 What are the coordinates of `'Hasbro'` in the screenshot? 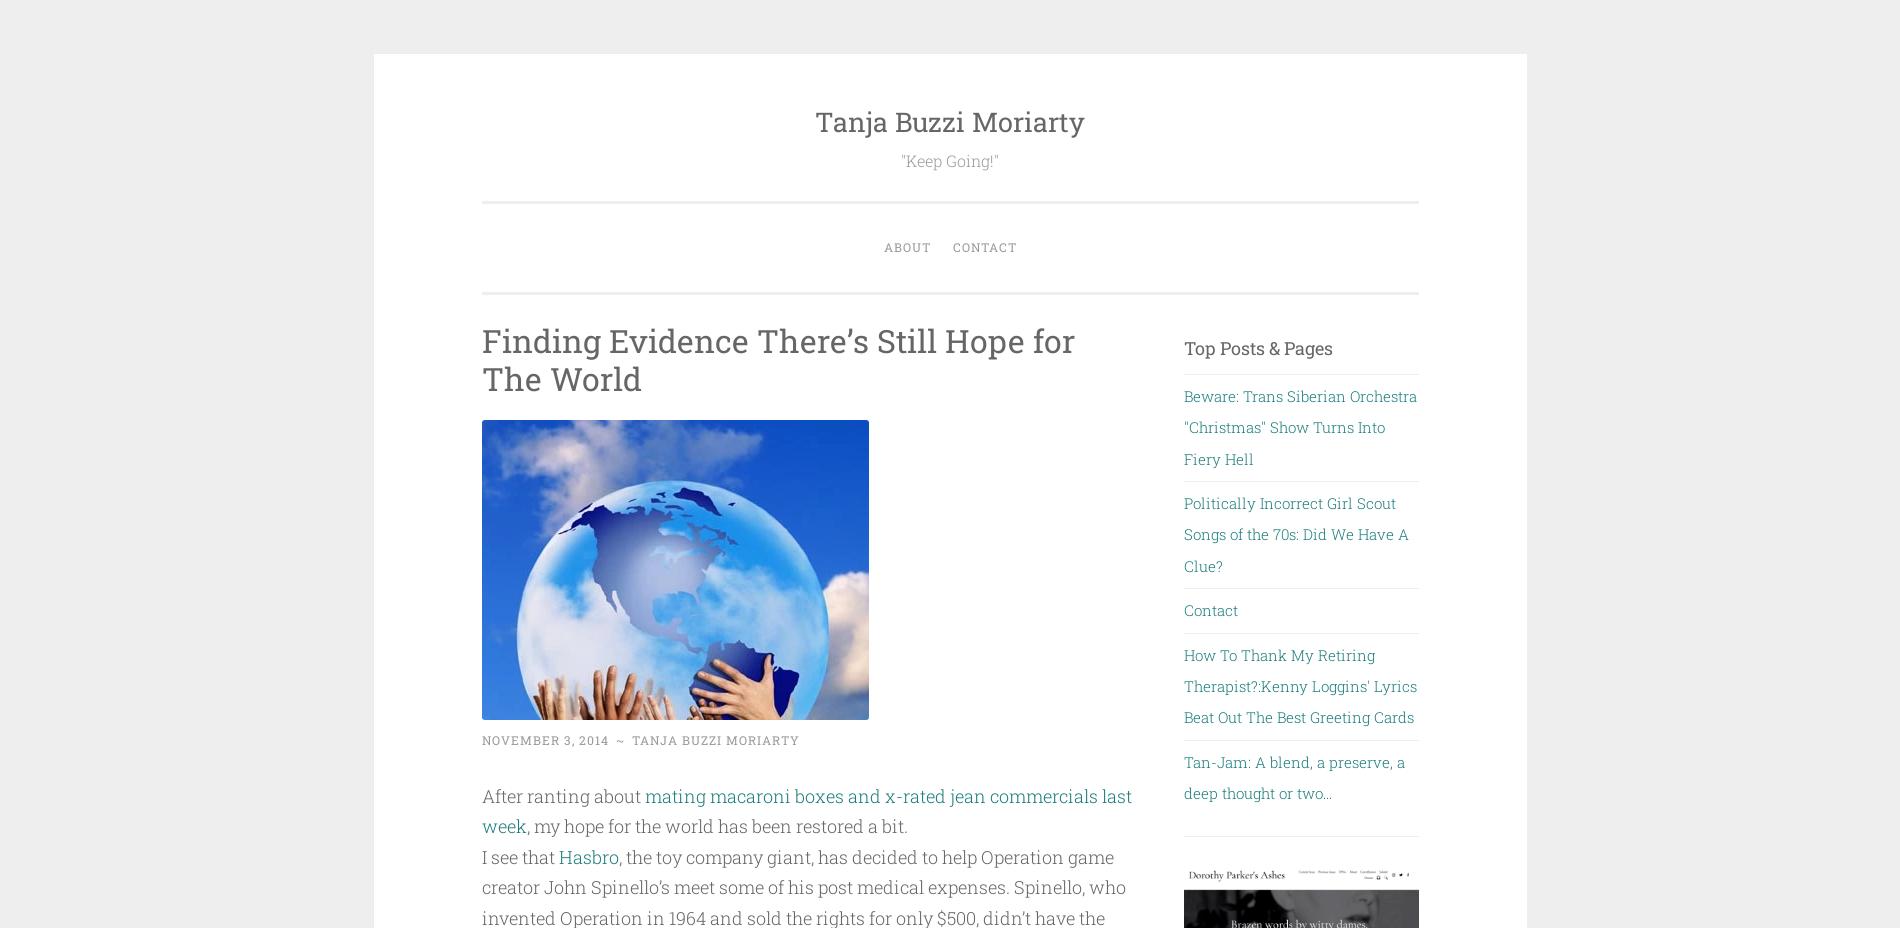 It's located at (588, 855).